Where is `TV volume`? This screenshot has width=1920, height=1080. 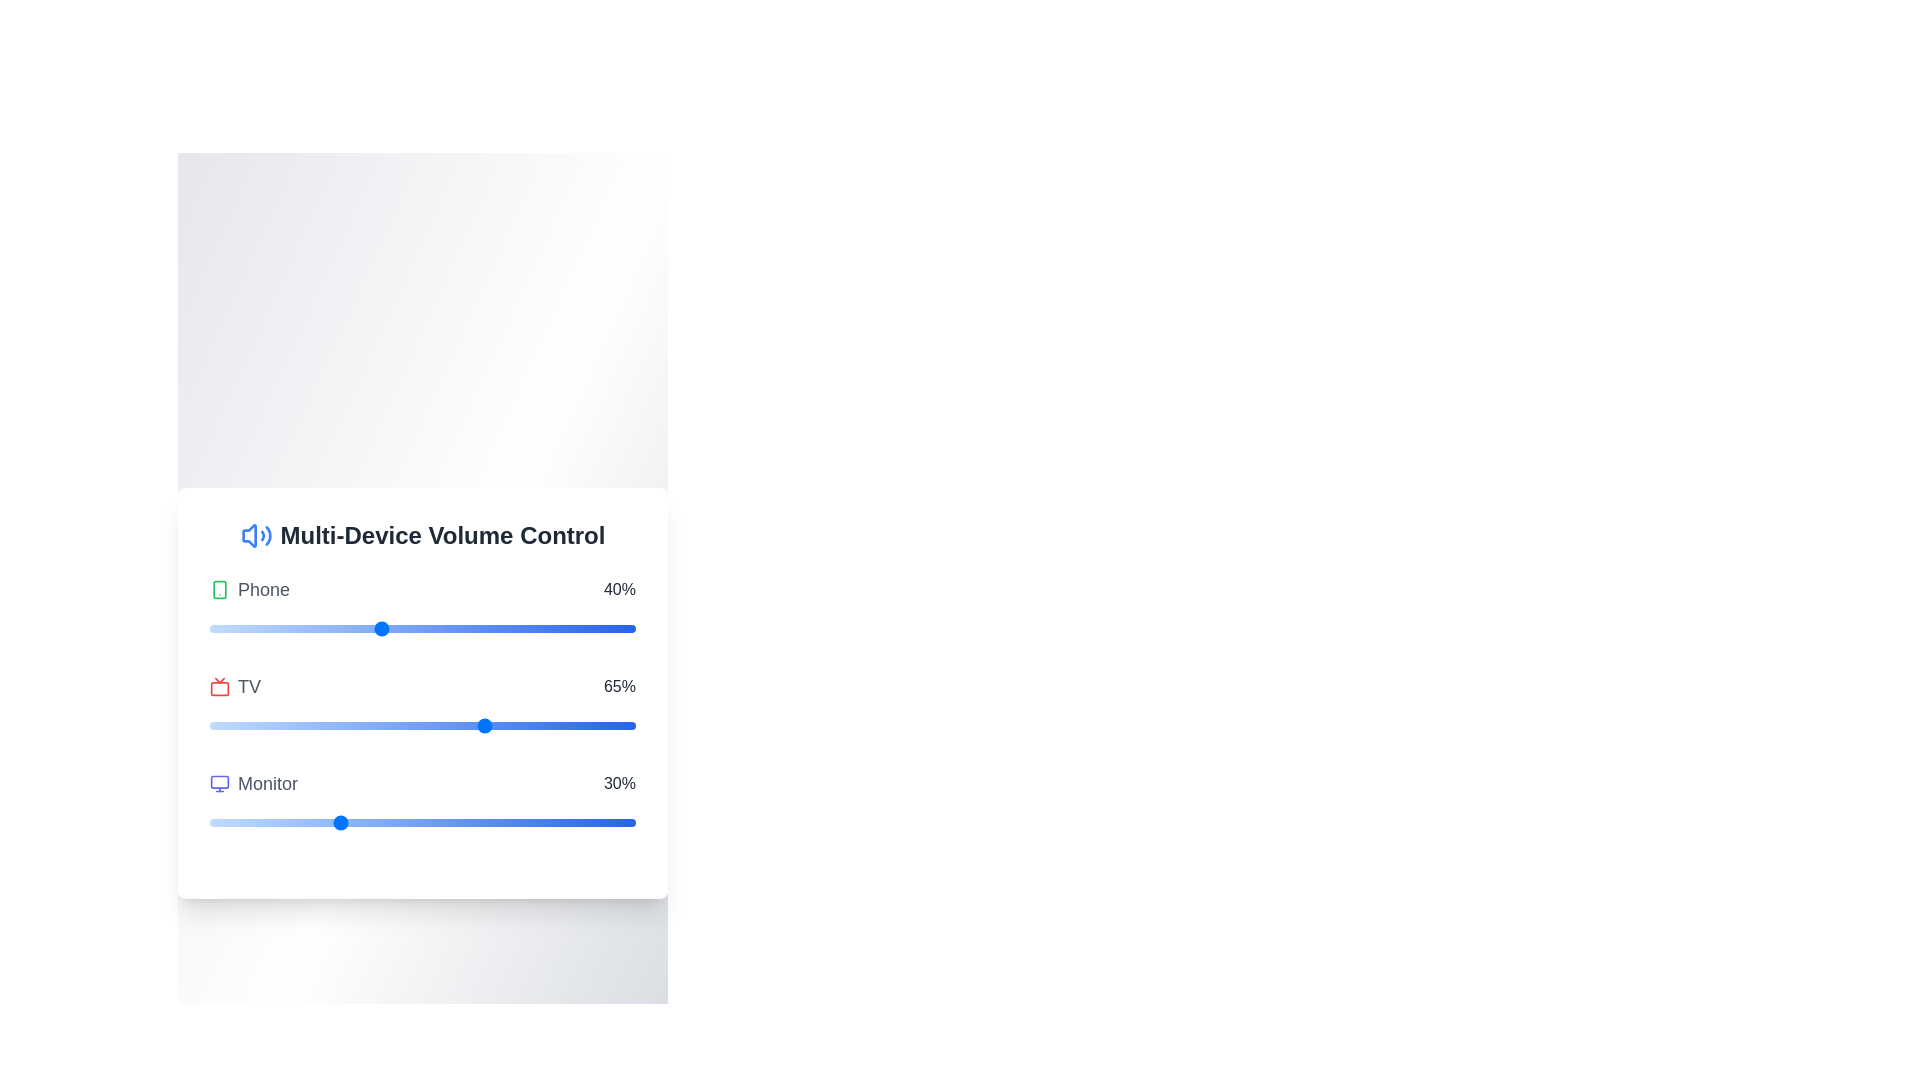 TV volume is located at coordinates (430, 725).